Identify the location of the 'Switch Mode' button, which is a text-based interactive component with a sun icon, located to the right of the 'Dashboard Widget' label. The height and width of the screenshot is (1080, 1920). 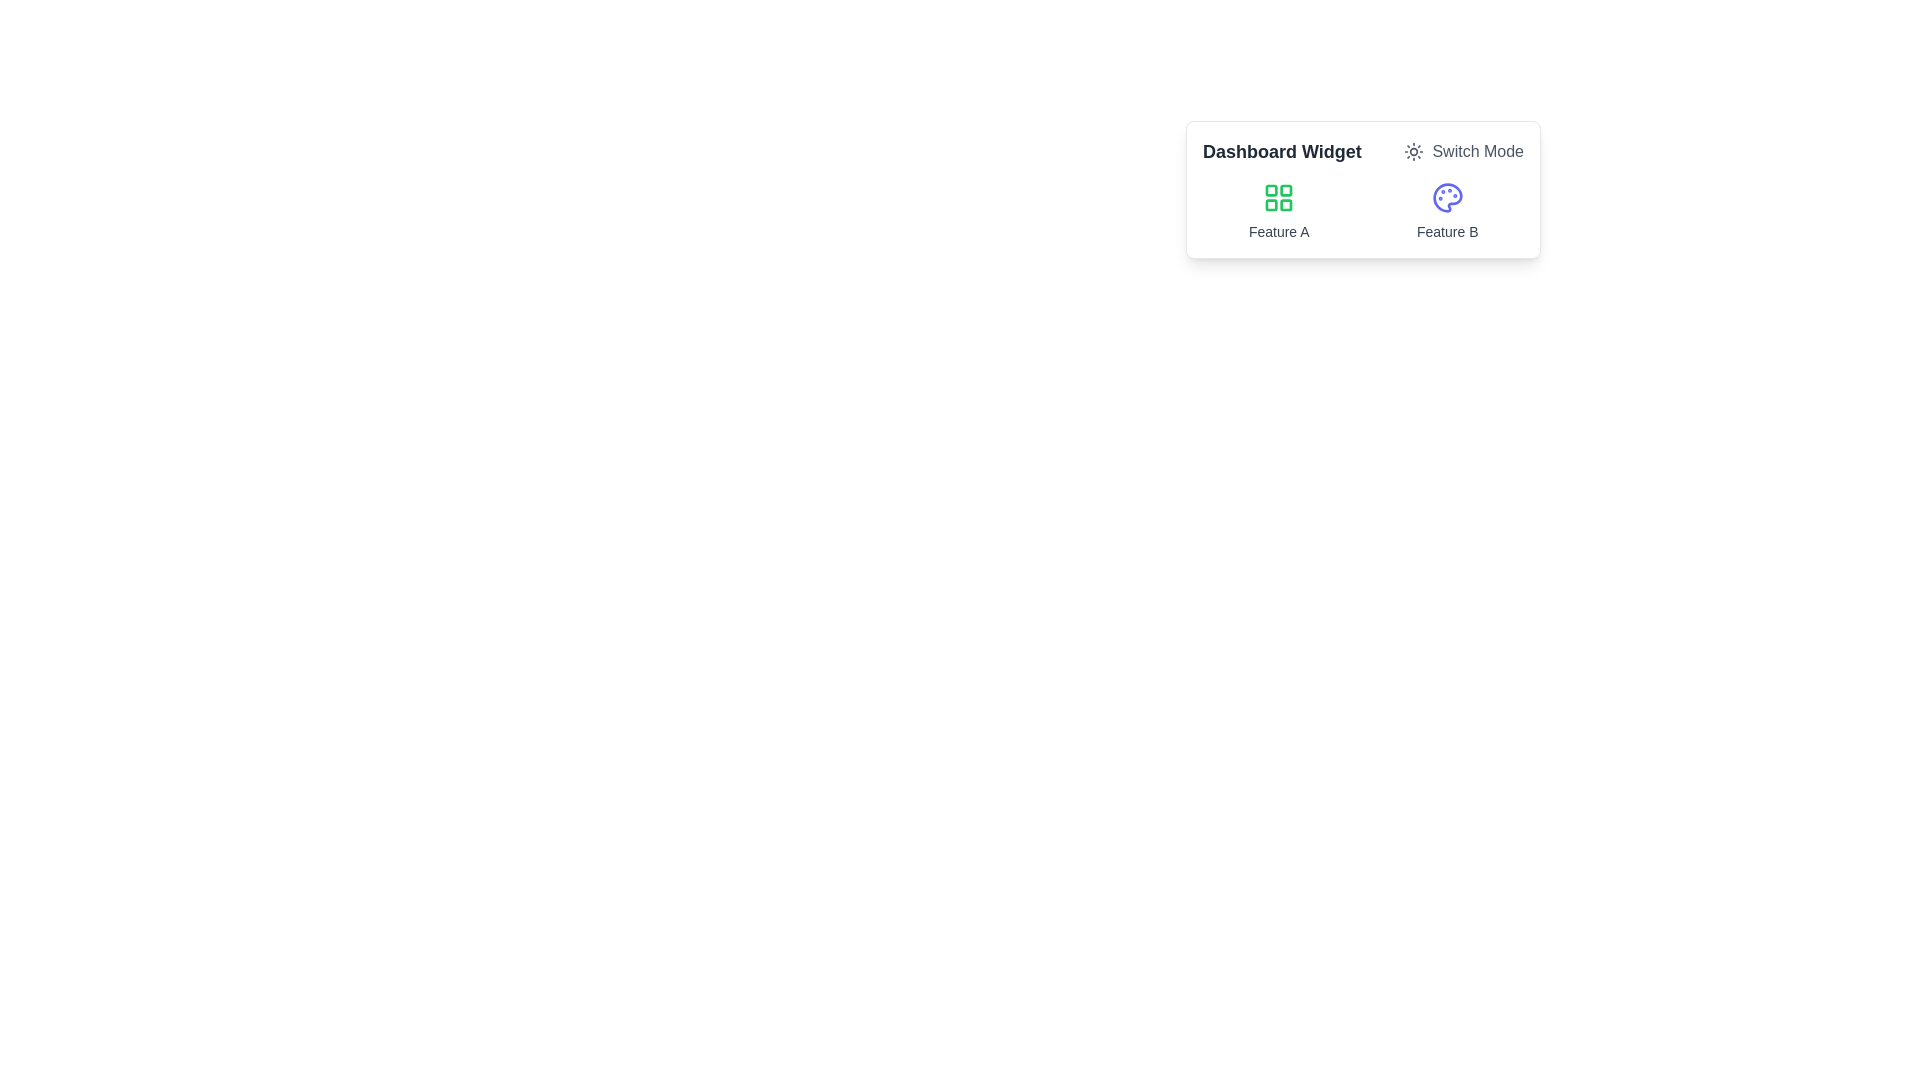
(1464, 150).